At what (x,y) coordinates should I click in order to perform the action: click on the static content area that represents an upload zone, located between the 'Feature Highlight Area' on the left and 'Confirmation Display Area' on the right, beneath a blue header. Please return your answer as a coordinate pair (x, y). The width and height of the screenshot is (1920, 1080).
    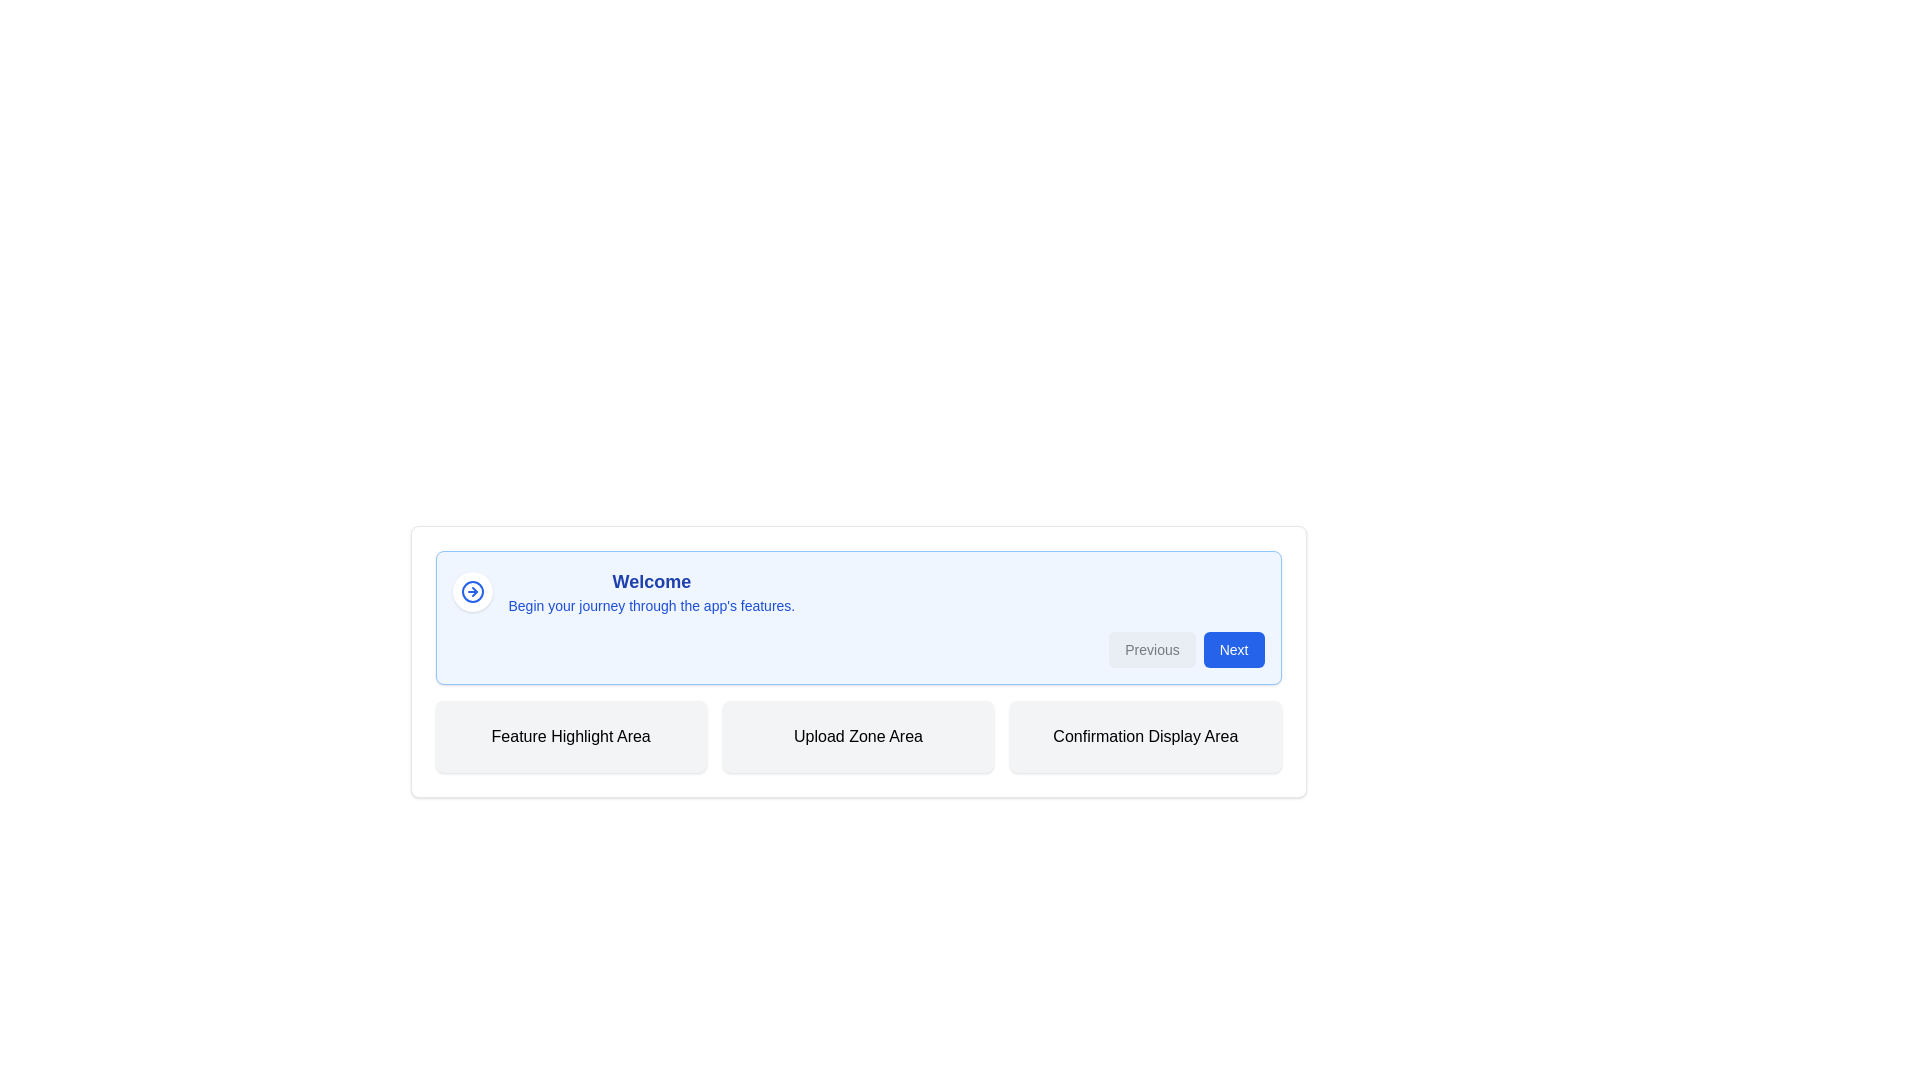
    Looking at the image, I should click on (858, 736).